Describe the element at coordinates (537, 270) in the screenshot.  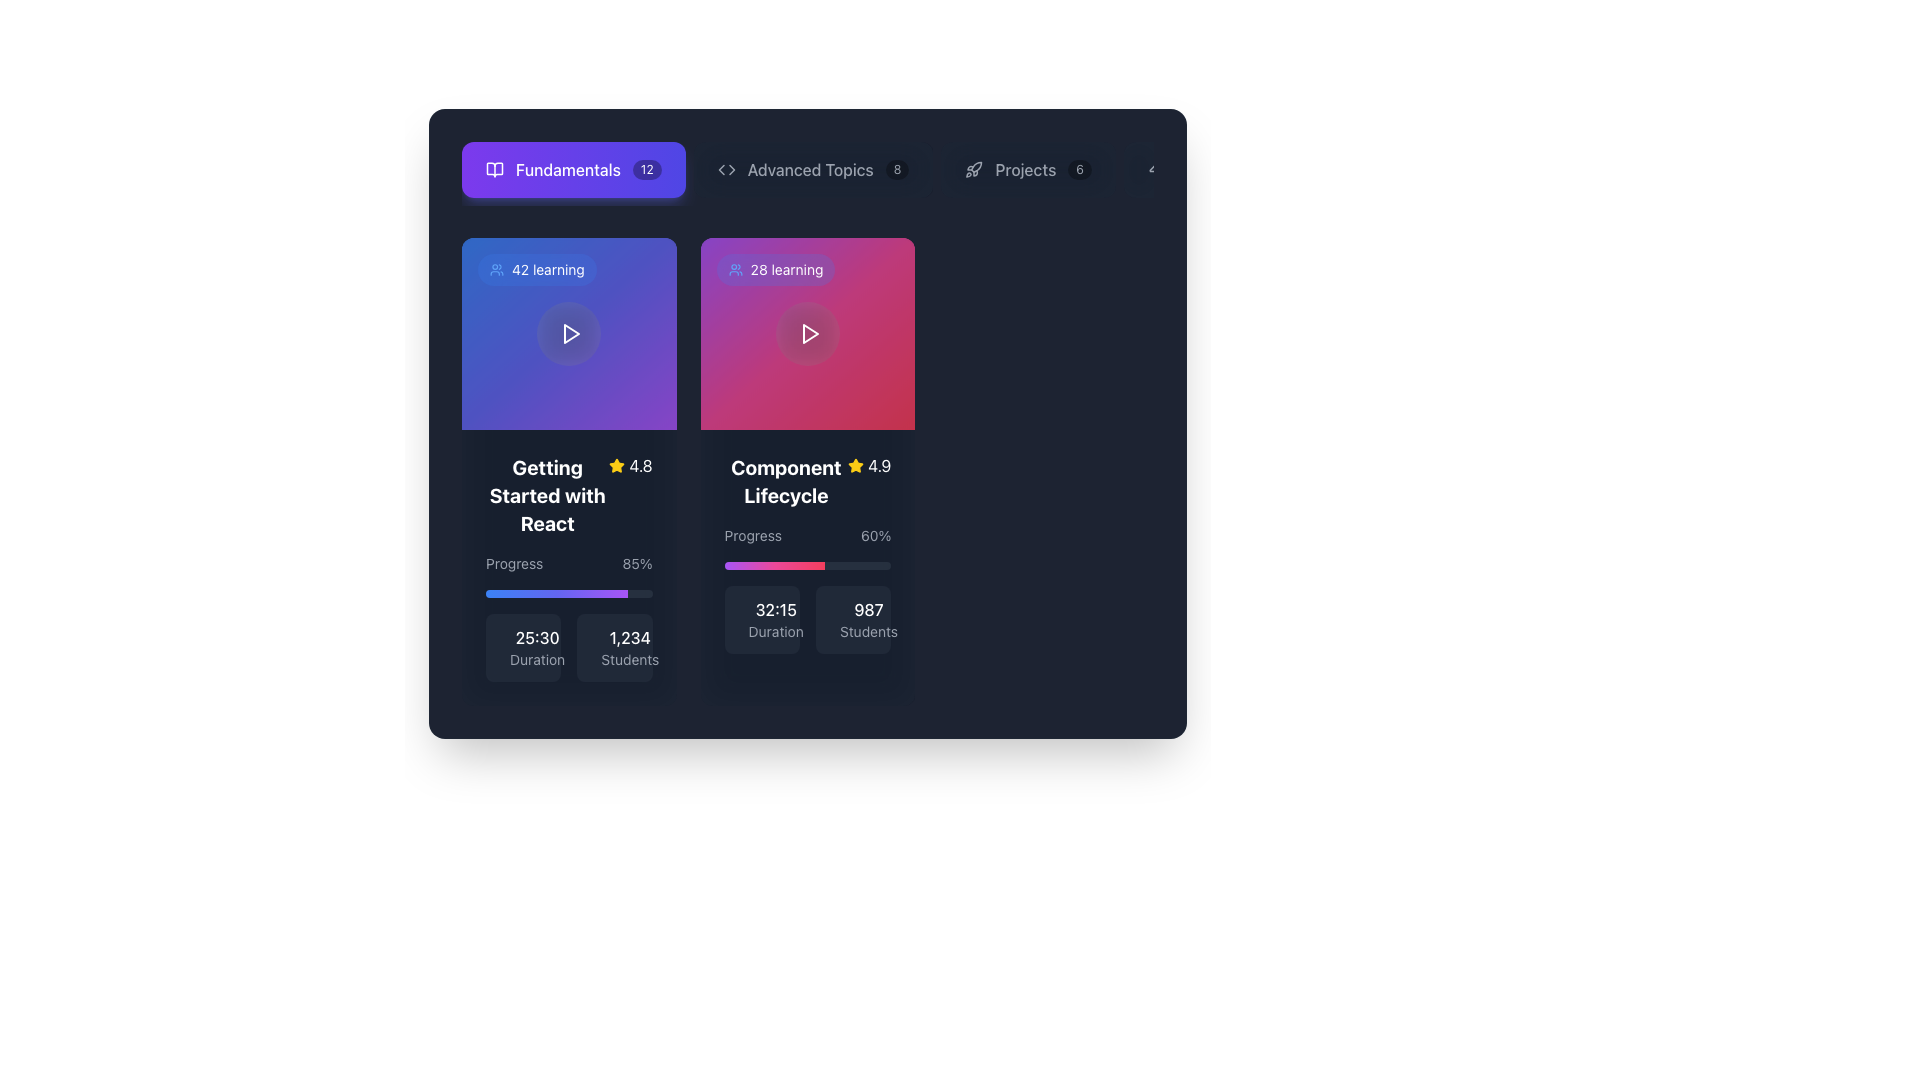
I see `the tag-like button displaying an icon of a group of people followed by the text '42 learning'` at that location.